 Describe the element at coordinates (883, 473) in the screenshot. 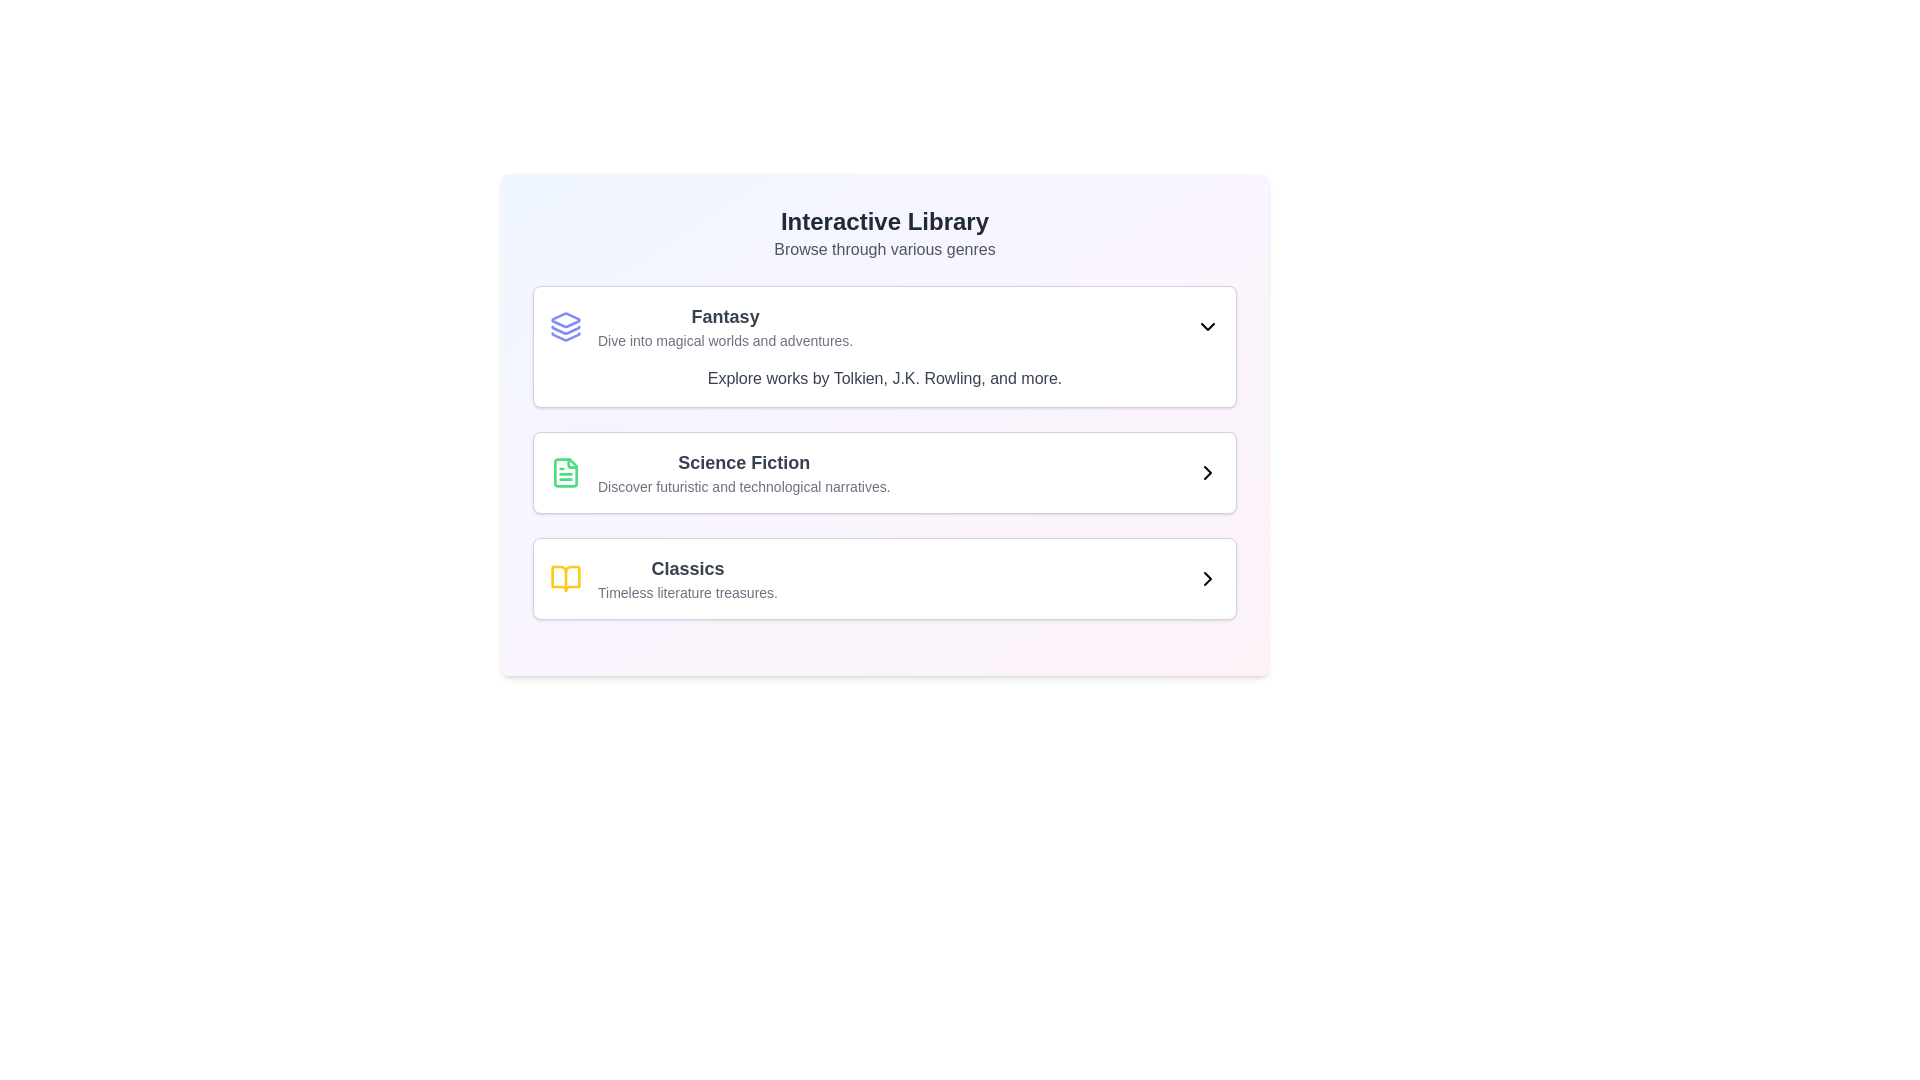

I see `the 'Science Fiction' genre button, which is the second option in the genre list, located centrally in the interface just below the 'Fantasy' category` at that location.